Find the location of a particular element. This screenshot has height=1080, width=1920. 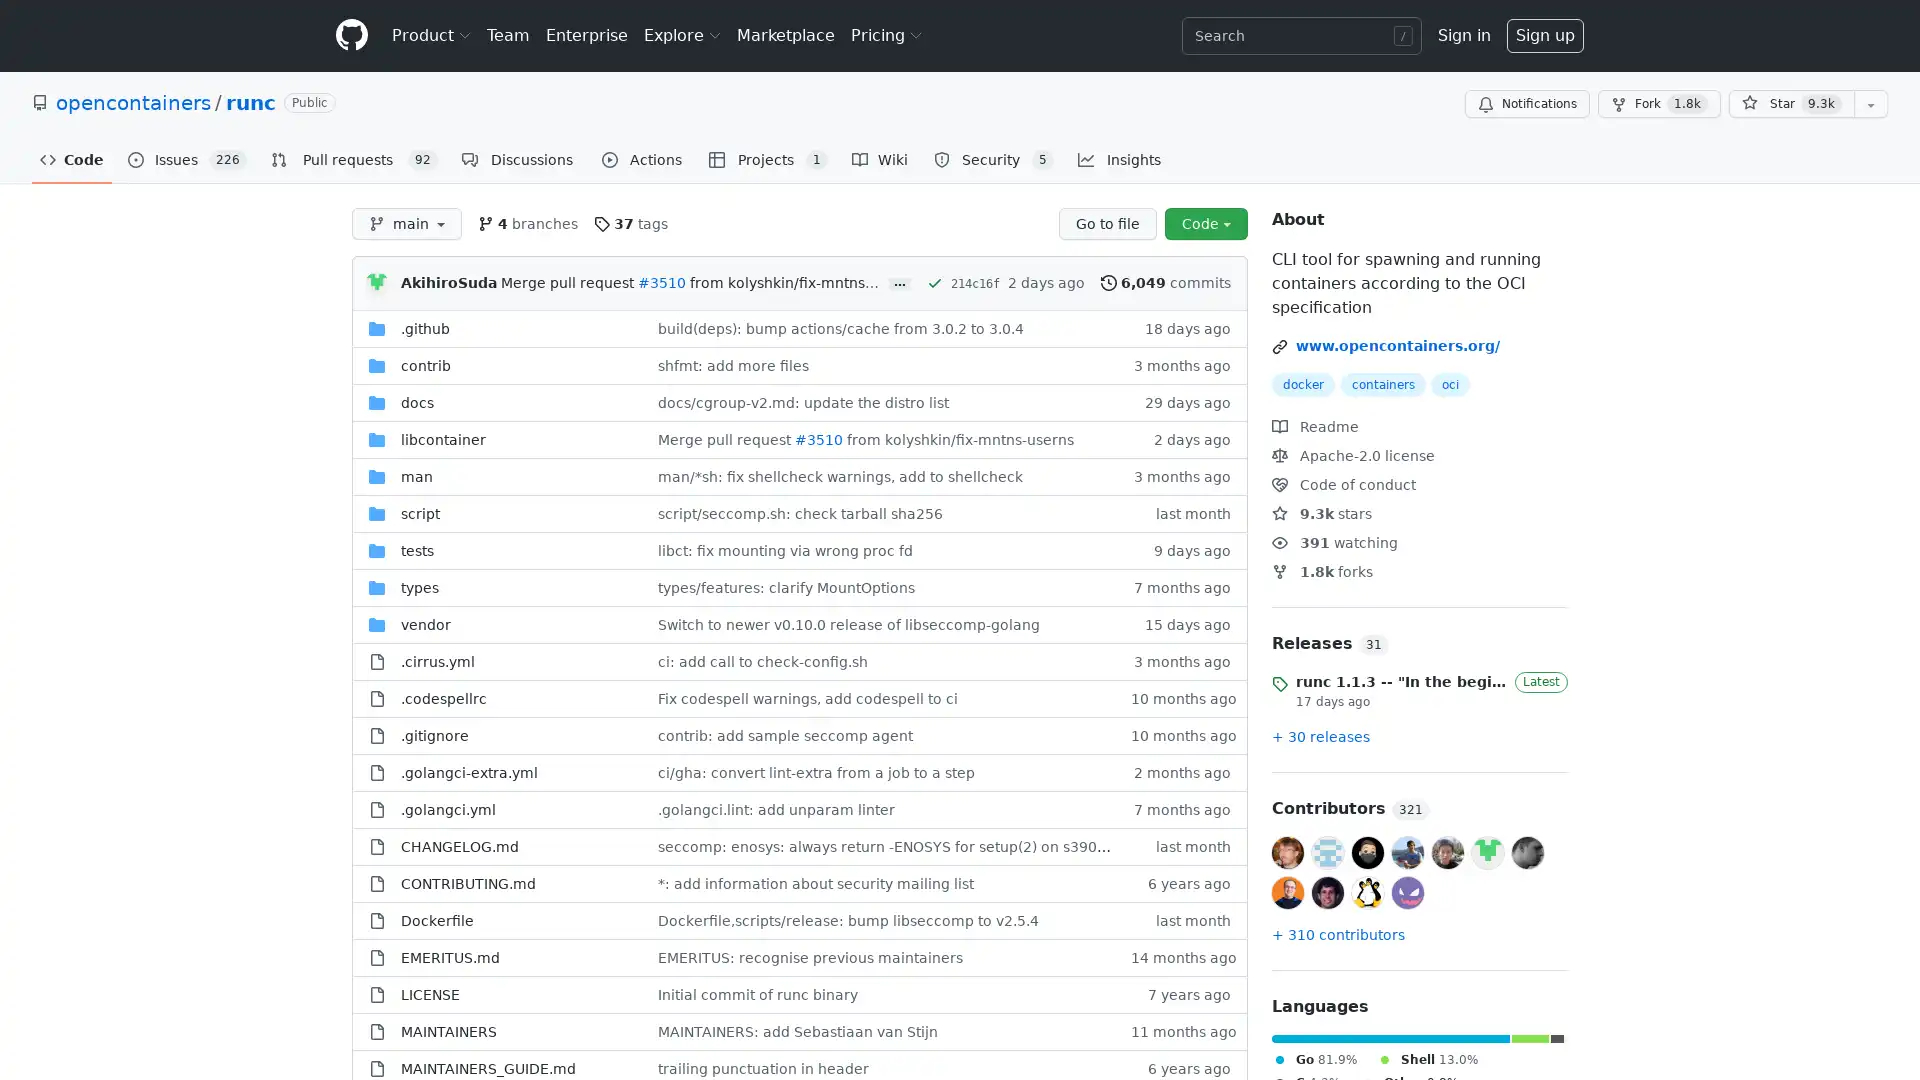

... is located at coordinates (899, 284).